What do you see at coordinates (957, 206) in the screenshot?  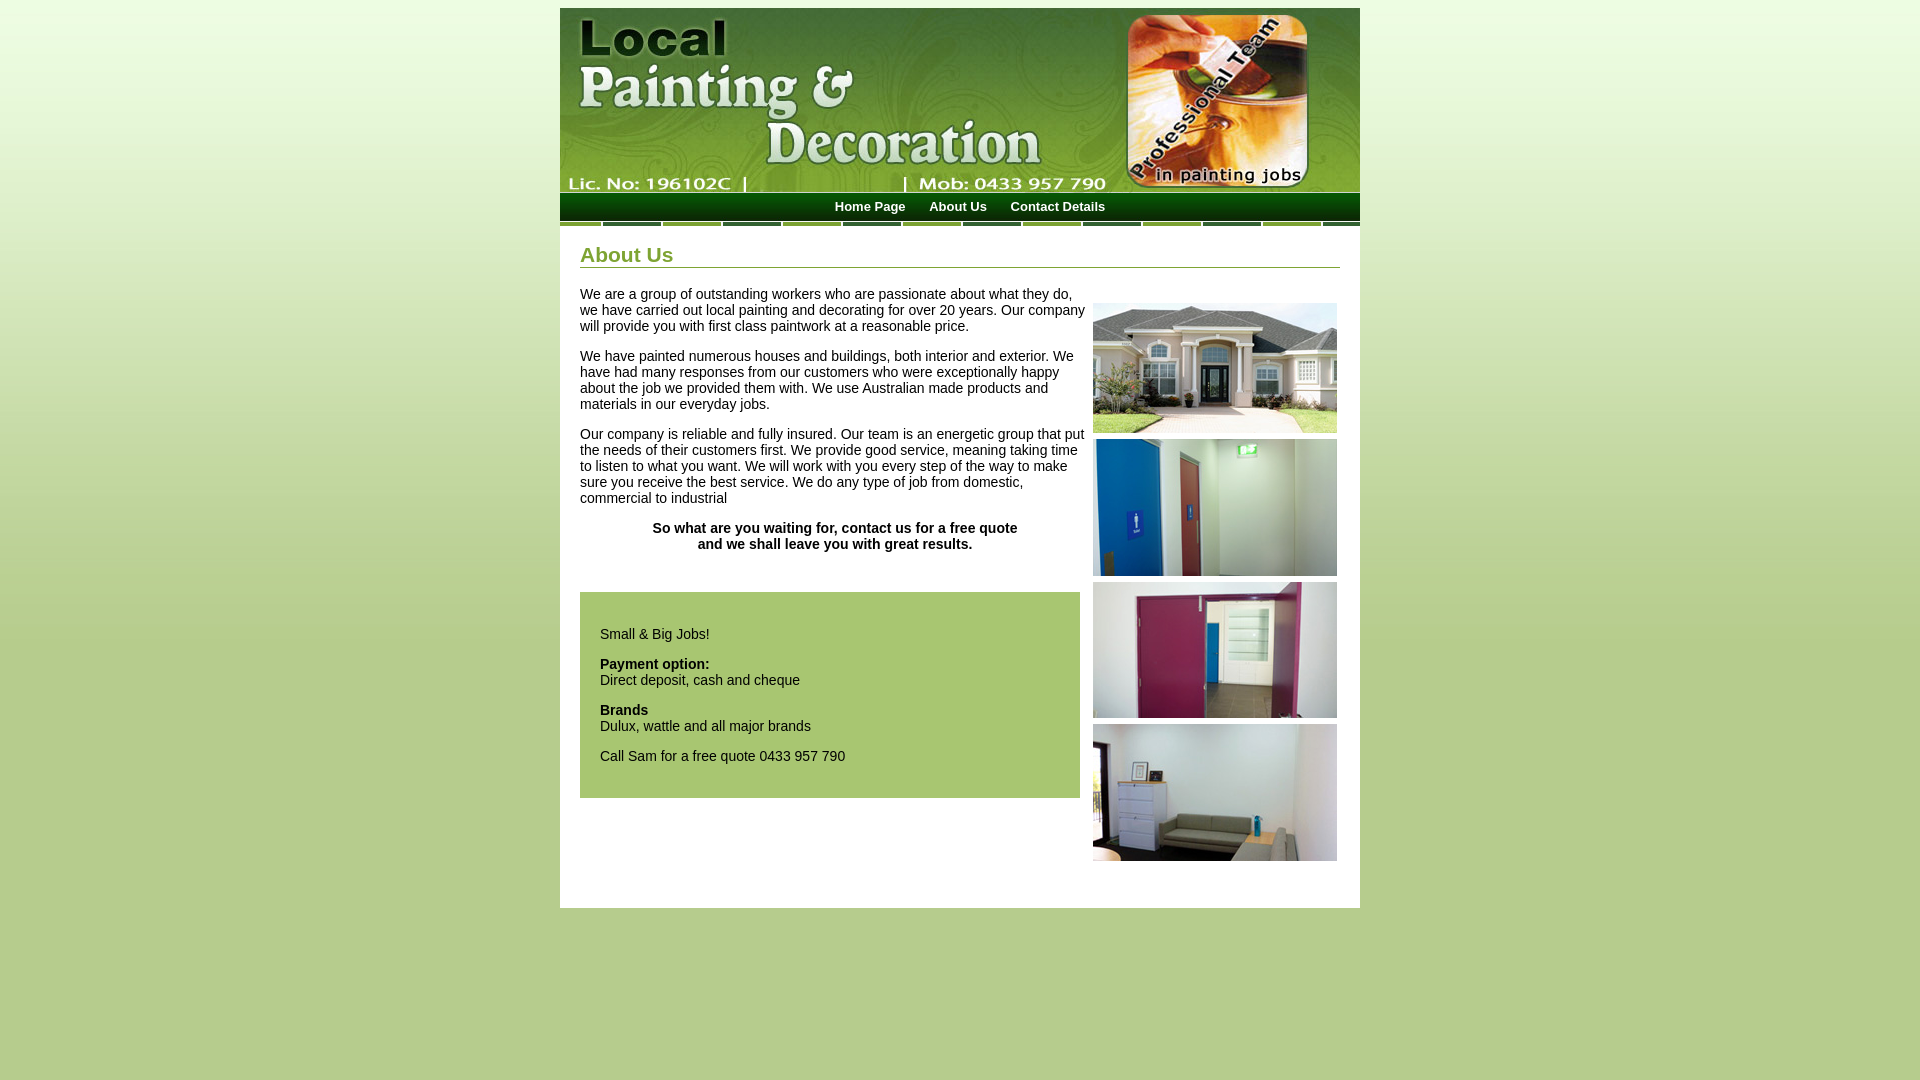 I see `'About Us'` at bounding box center [957, 206].